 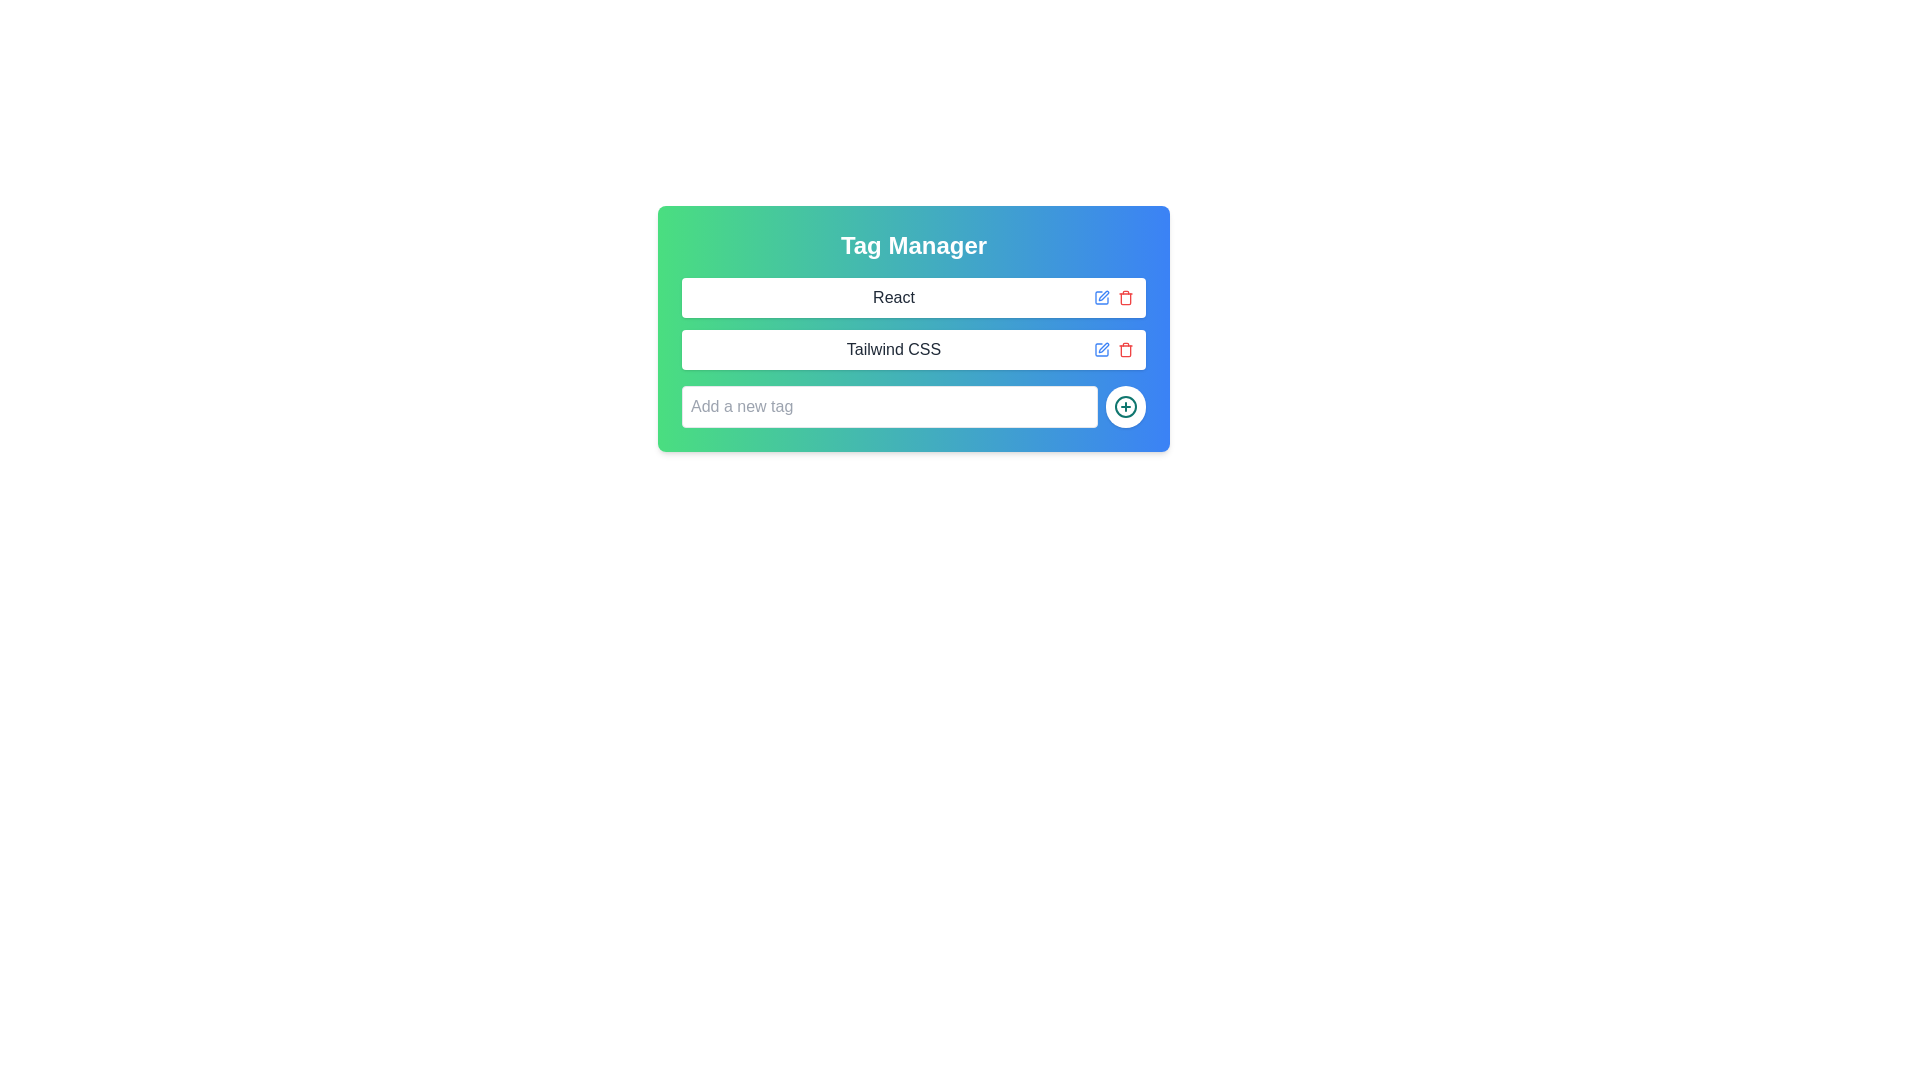 I want to click on the bold, centered text header reading 'Tag Manager' which is styled with a large font size and is positioned at the top of the panel with a gradient background, so click(x=912, y=245).